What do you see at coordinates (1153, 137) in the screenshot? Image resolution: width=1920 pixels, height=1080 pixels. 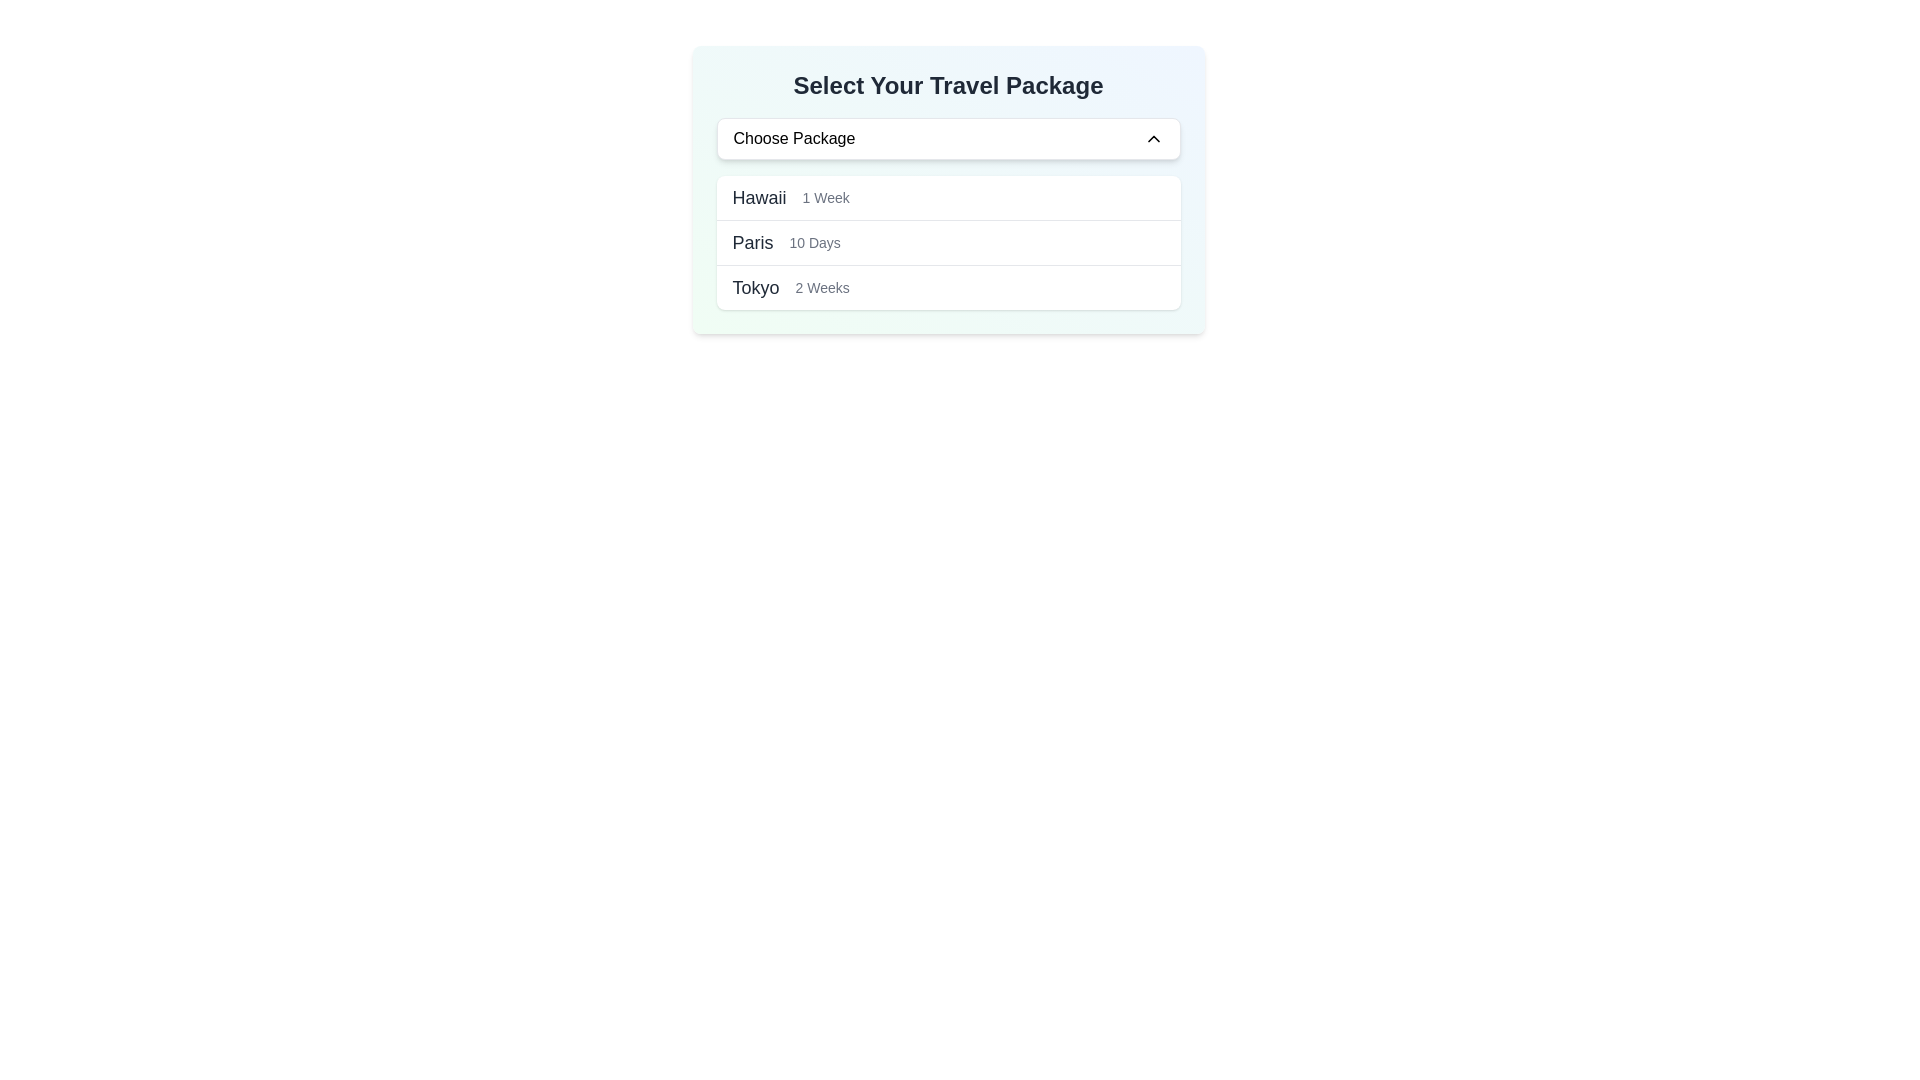 I see `the collapse icon located at the right-most position inside the 'Choose Package' dropdown selector for accessibility purposes` at bounding box center [1153, 137].